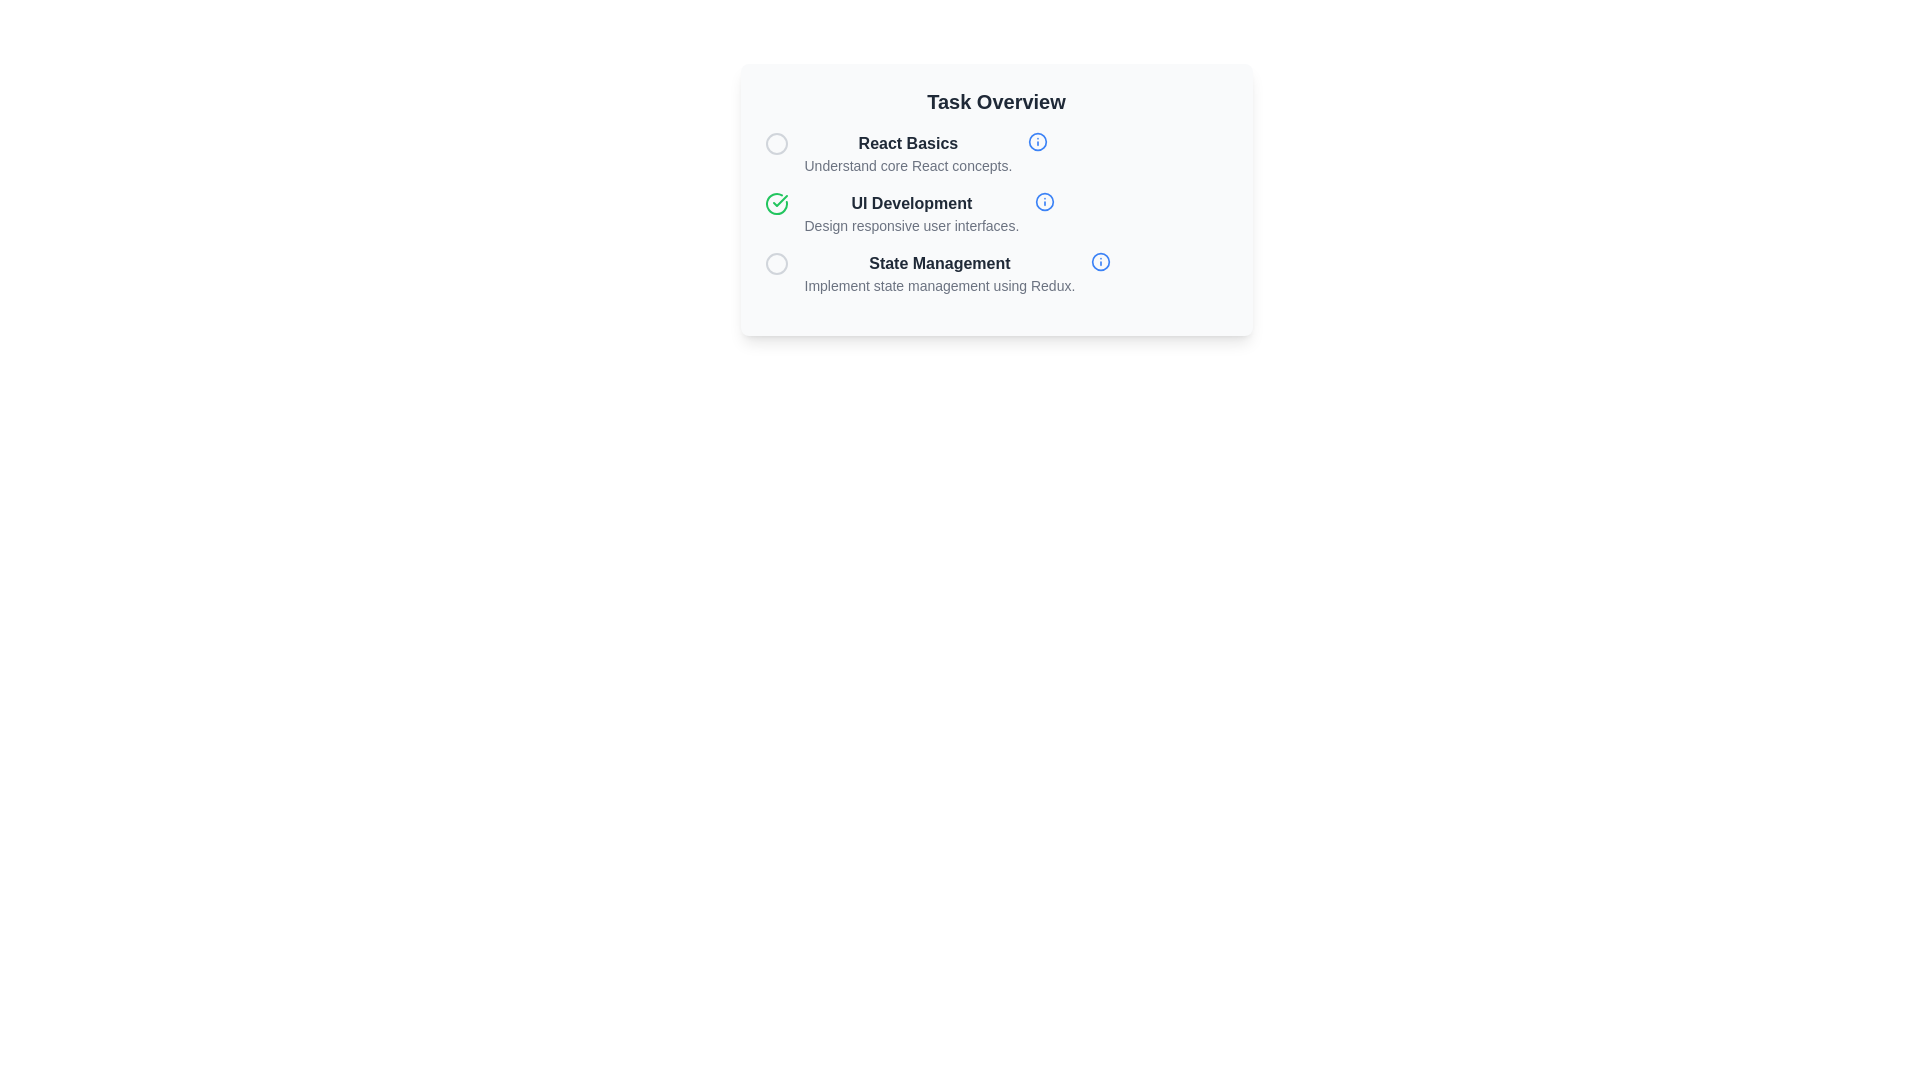  What do you see at coordinates (907, 142) in the screenshot?
I see `the 'React Basics' text label, which is the first item under the 'Task Overview' section, rendered in bold dark-gray font and visually separated from the descriptive line below` at bounding box center [907, 142].